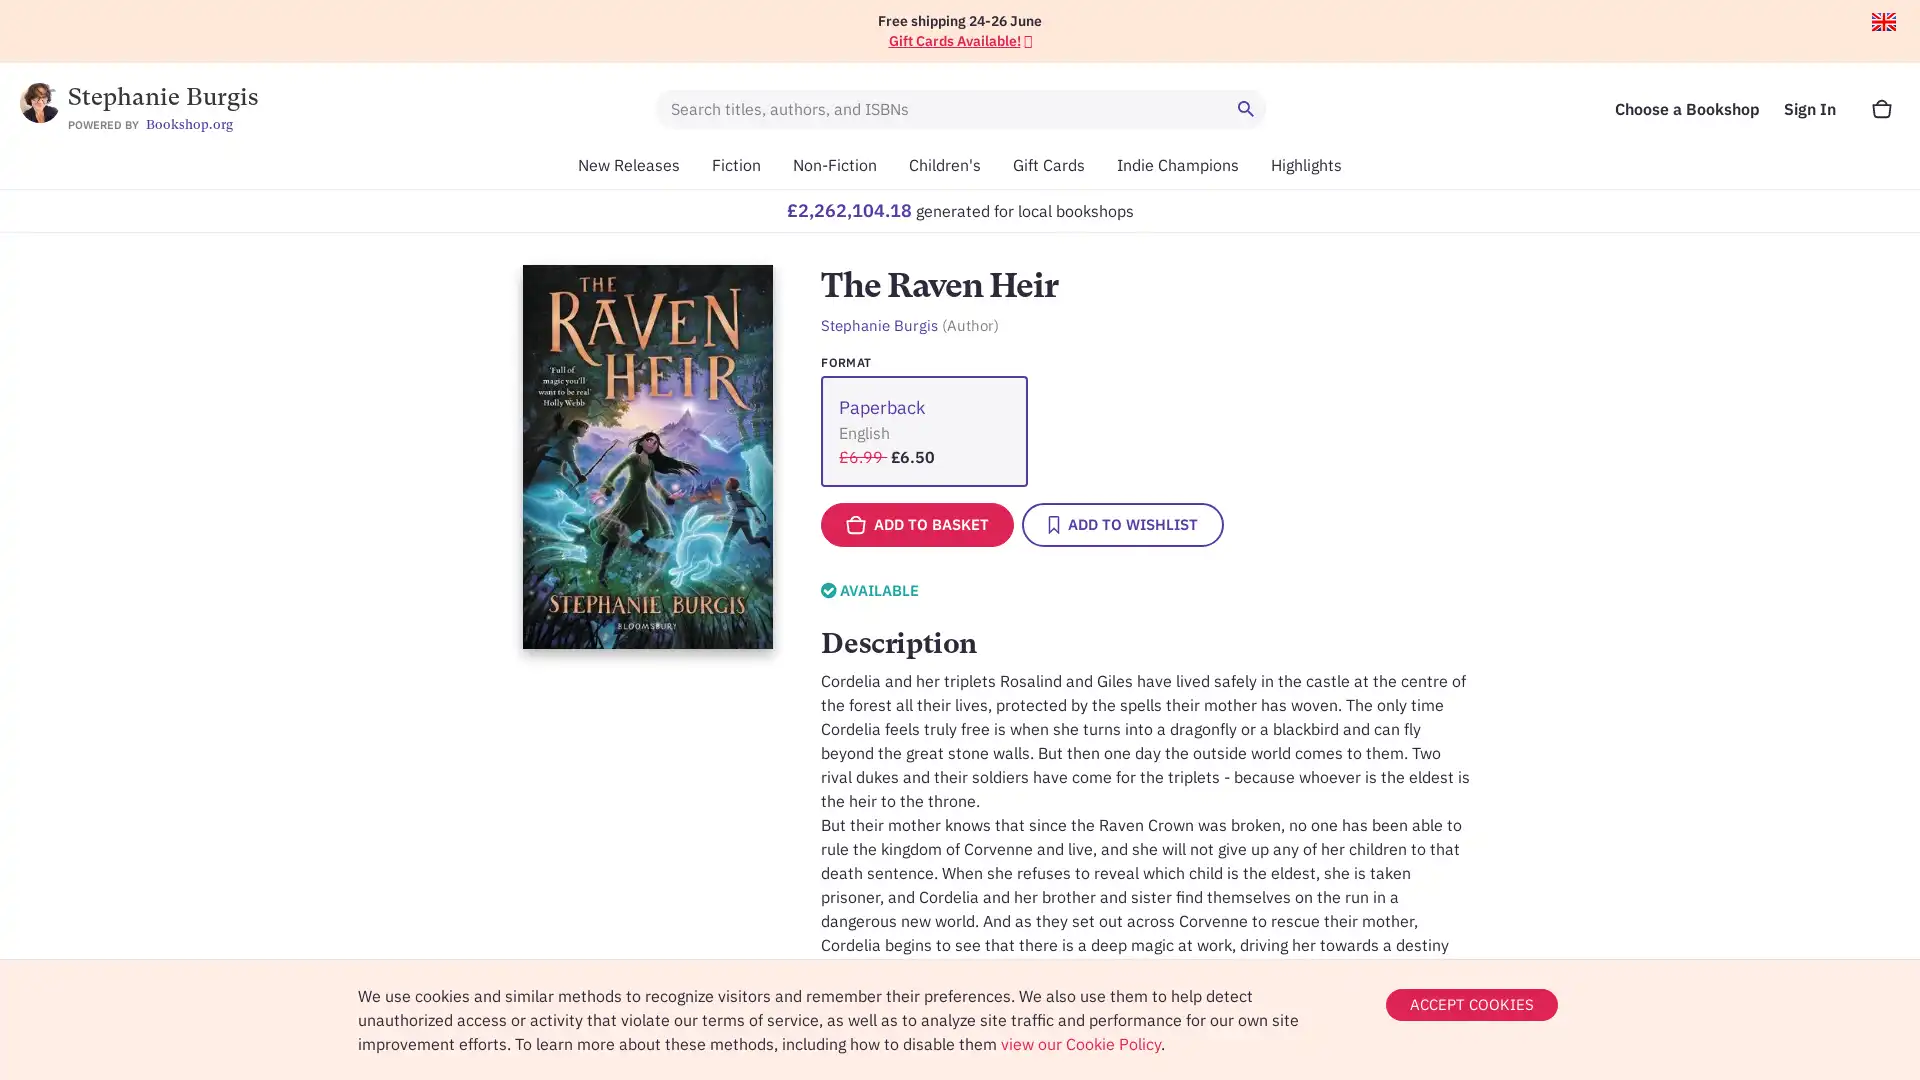  I want to click on ADD TO BASKET, so click(916, 523).